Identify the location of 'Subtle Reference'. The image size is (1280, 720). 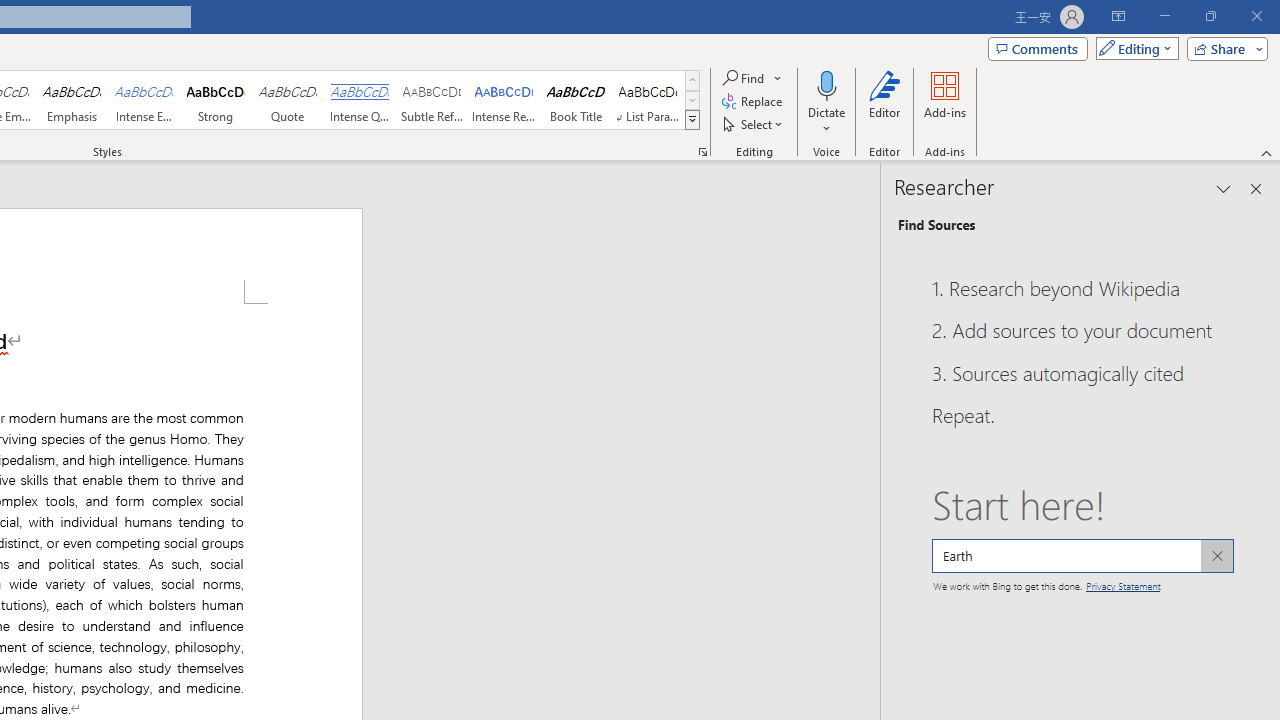
(431, 100).